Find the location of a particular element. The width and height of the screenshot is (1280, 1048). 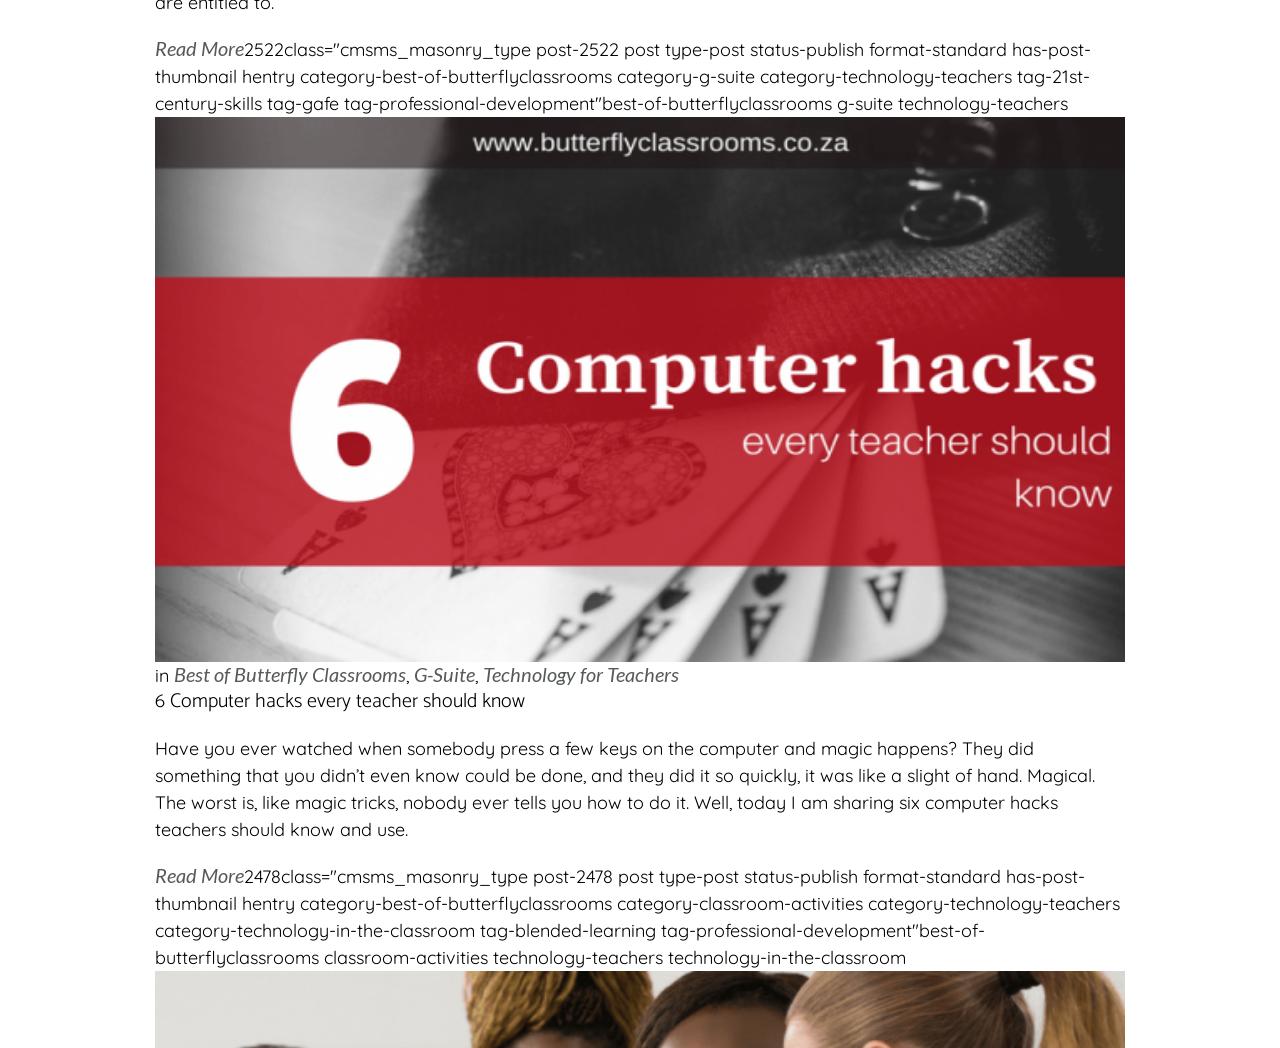

'Have you ever watched when somebody press a few keys on the computer and magic happens? They did something that you didn’t even know could be done, and they did it so quickly, it was like a slight of hand. Magical. The worst is, like magic tricks, nobody ever tells you how to do it. Well, today I am sharing six computer hacks teachers should know and use.' is located at coordinates (624, 788).